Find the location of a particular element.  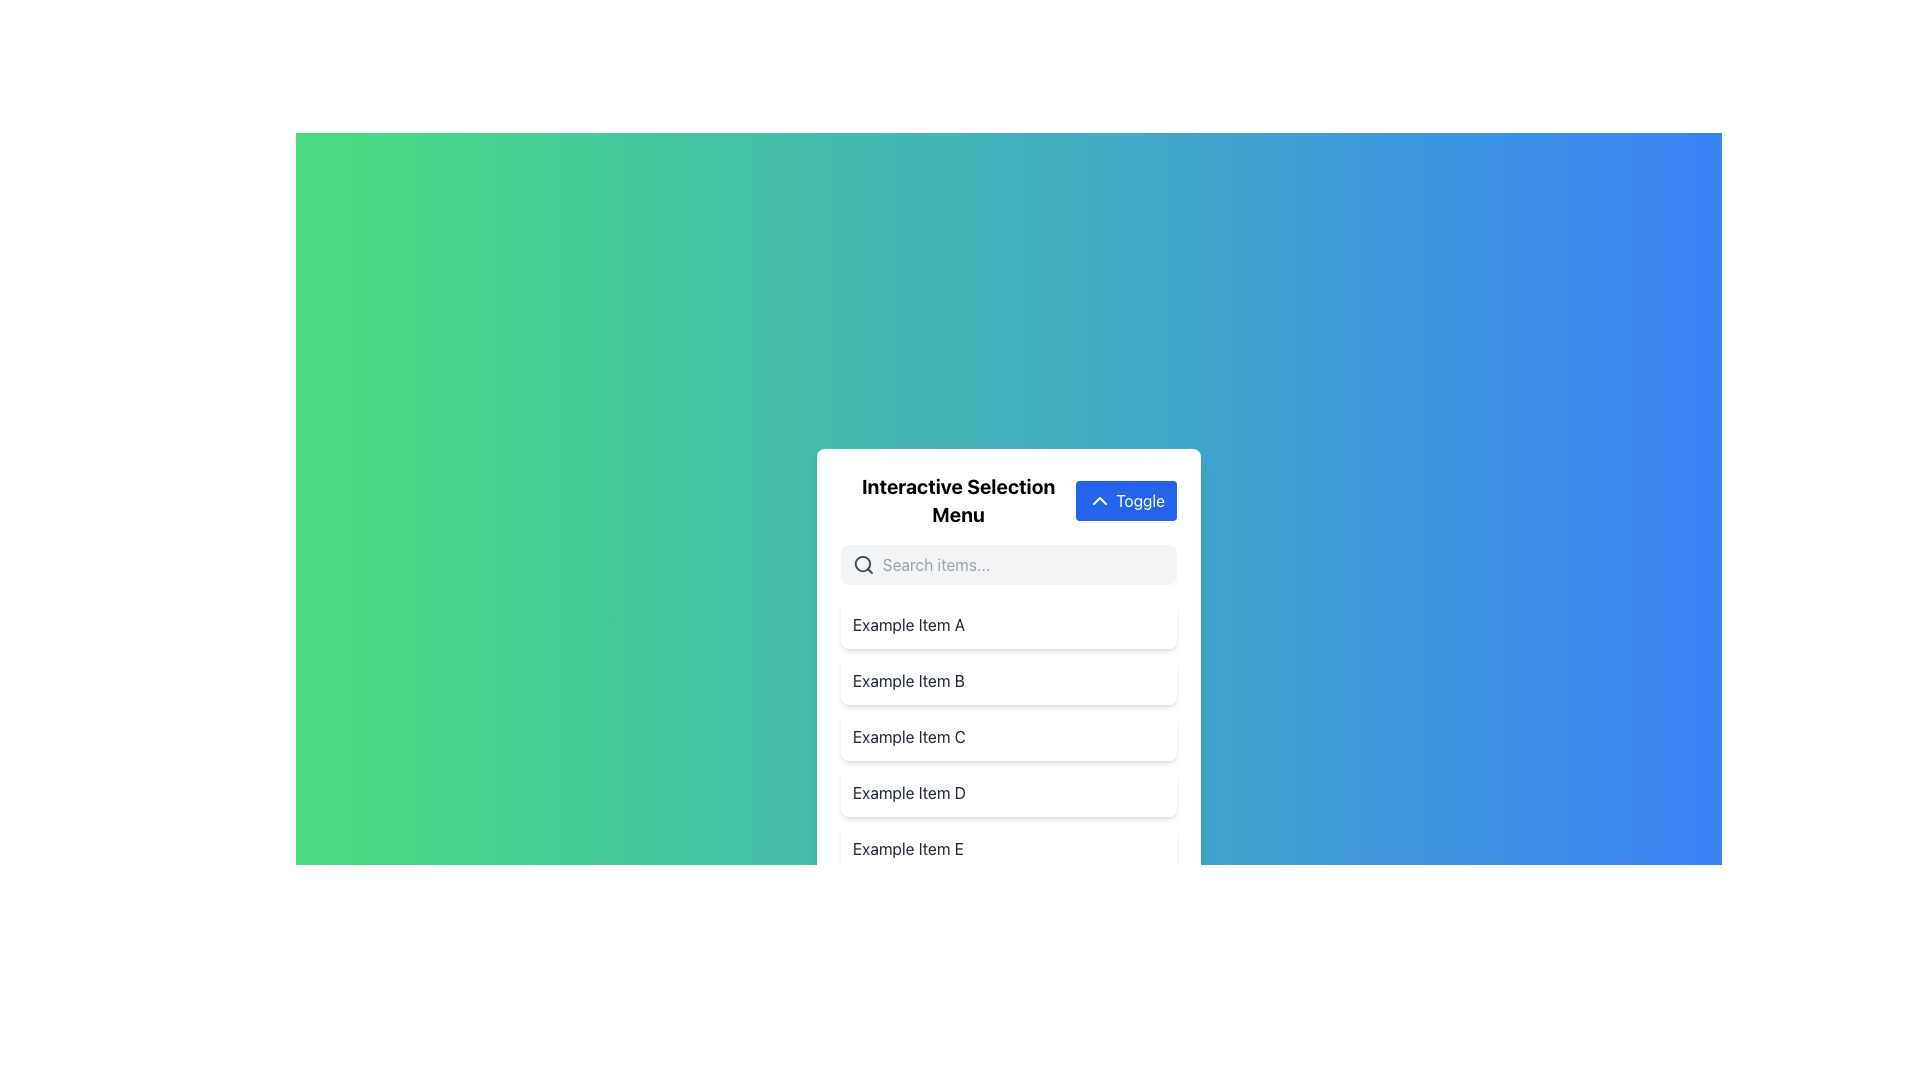

the text label reading 'Example Item E' is located at coordinates (906, 848).